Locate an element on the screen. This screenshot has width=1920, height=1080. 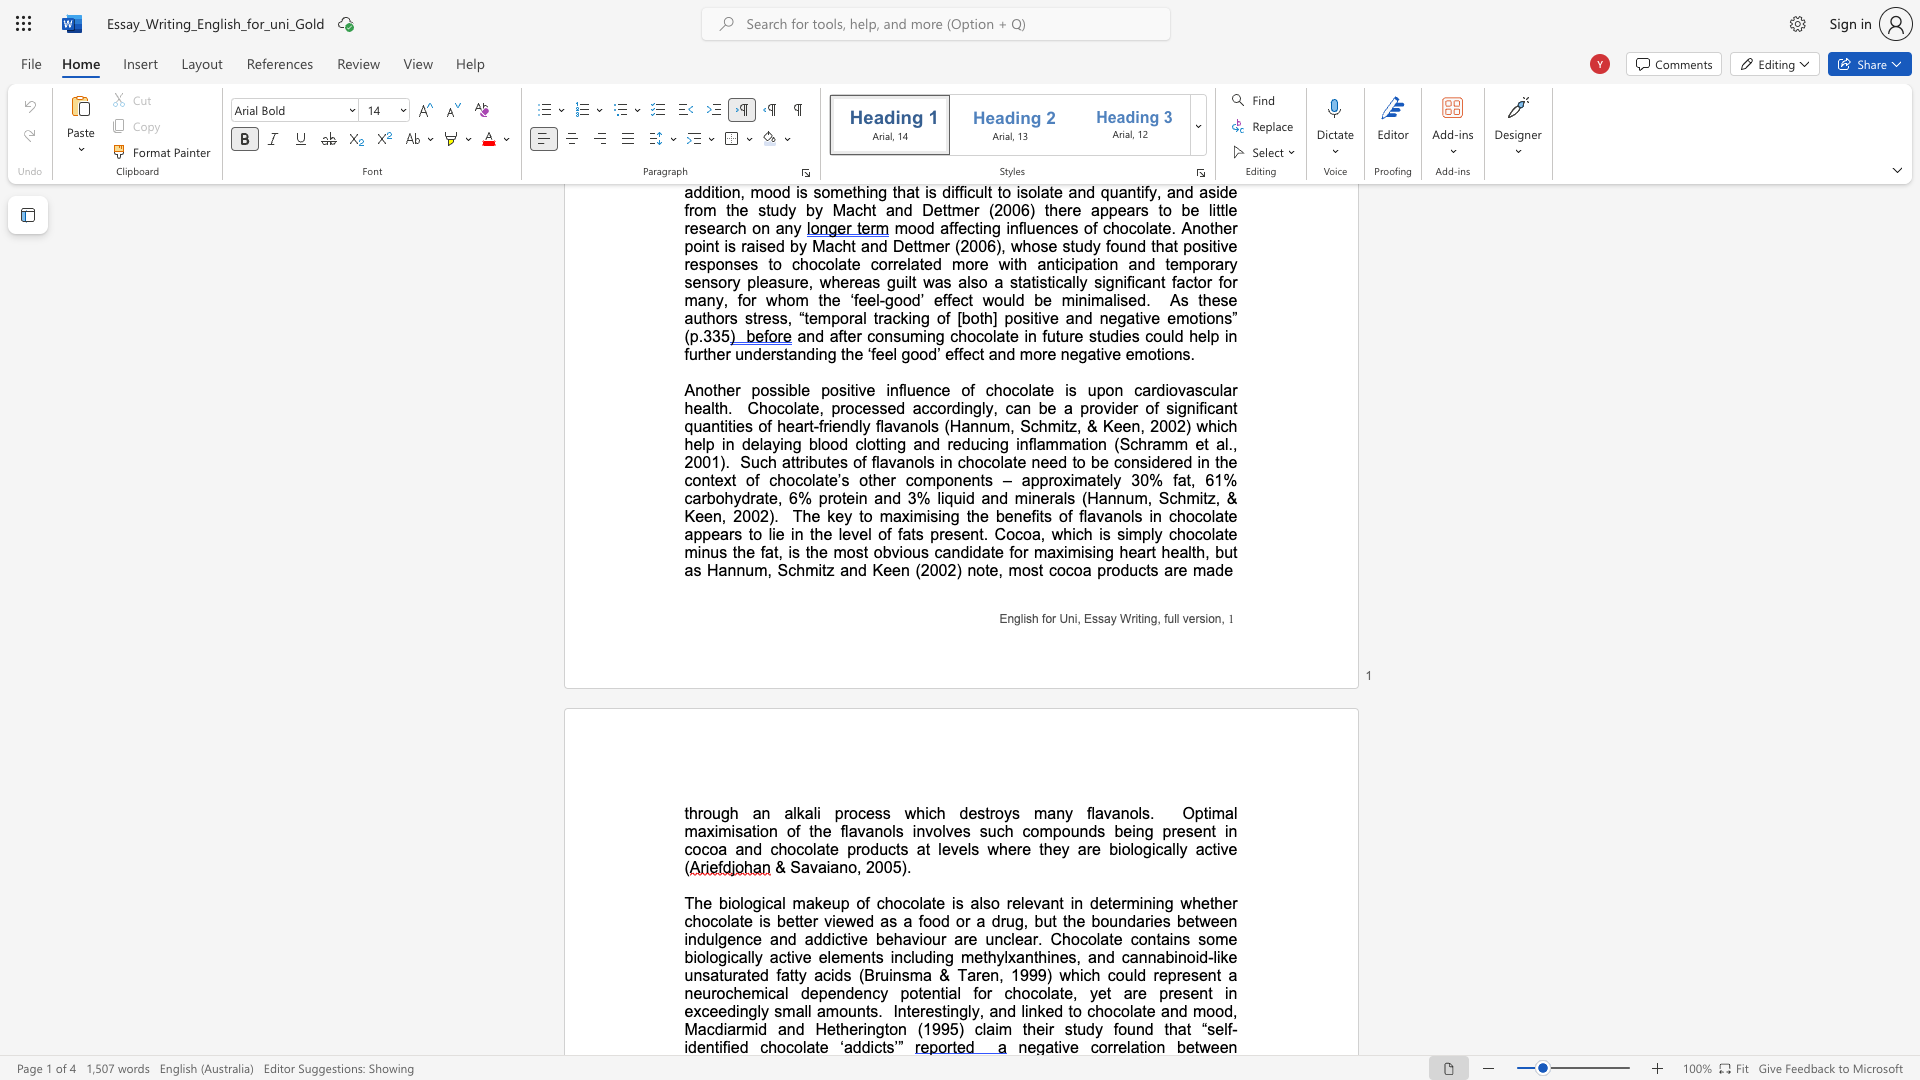
the subset text ", and can" within the text "some biologically active elements including methylxanthines, and cannabinoid-like unsaturated fatty acids (Bruinsma & Taren, 1999) which could" is located at coordinates (1075, 956).